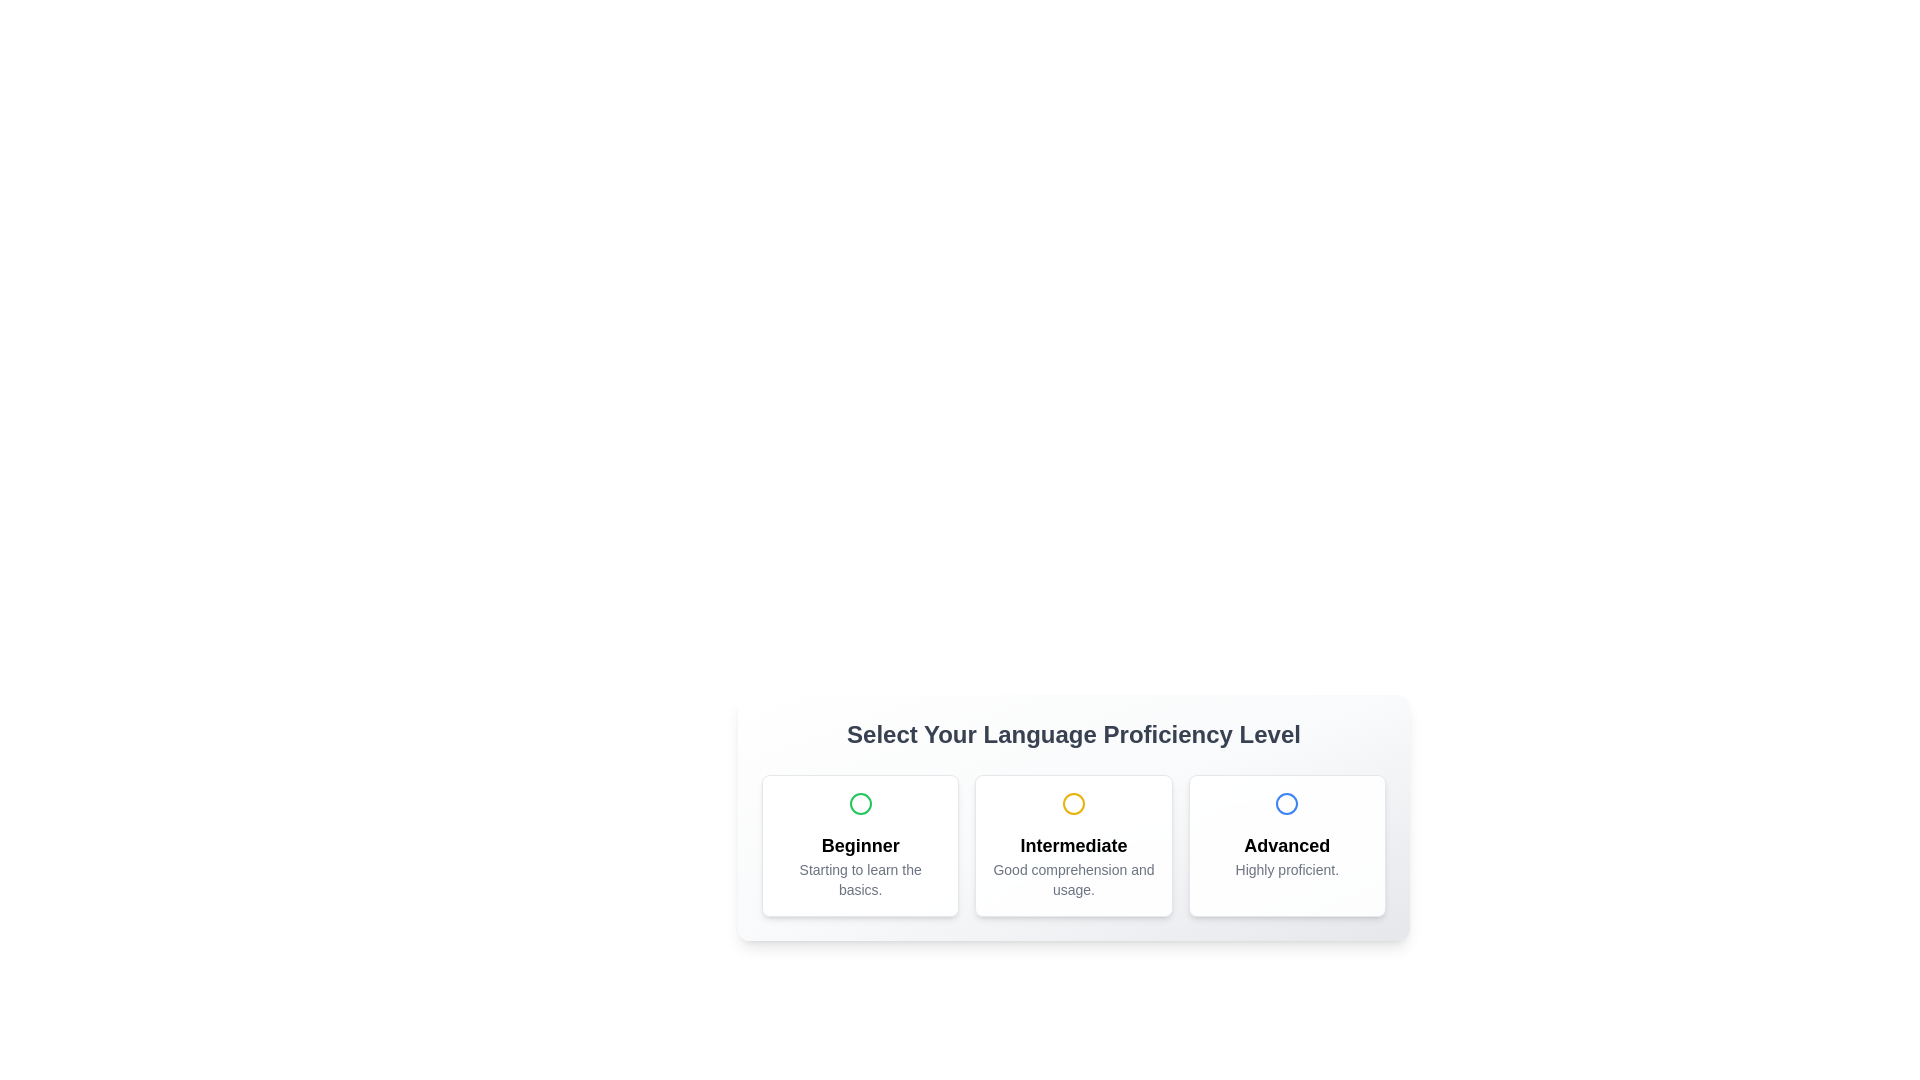 This screenshot has width=1920, height=1080. What do you see at coordinates (1286, 845) in the screenshot?
I see `the 'Advanced' language proficiency level button, which is the third button in a series of three cards positioned below the header 'Select Your Language Proficiency Level'` at bounding box center [1286, 845].